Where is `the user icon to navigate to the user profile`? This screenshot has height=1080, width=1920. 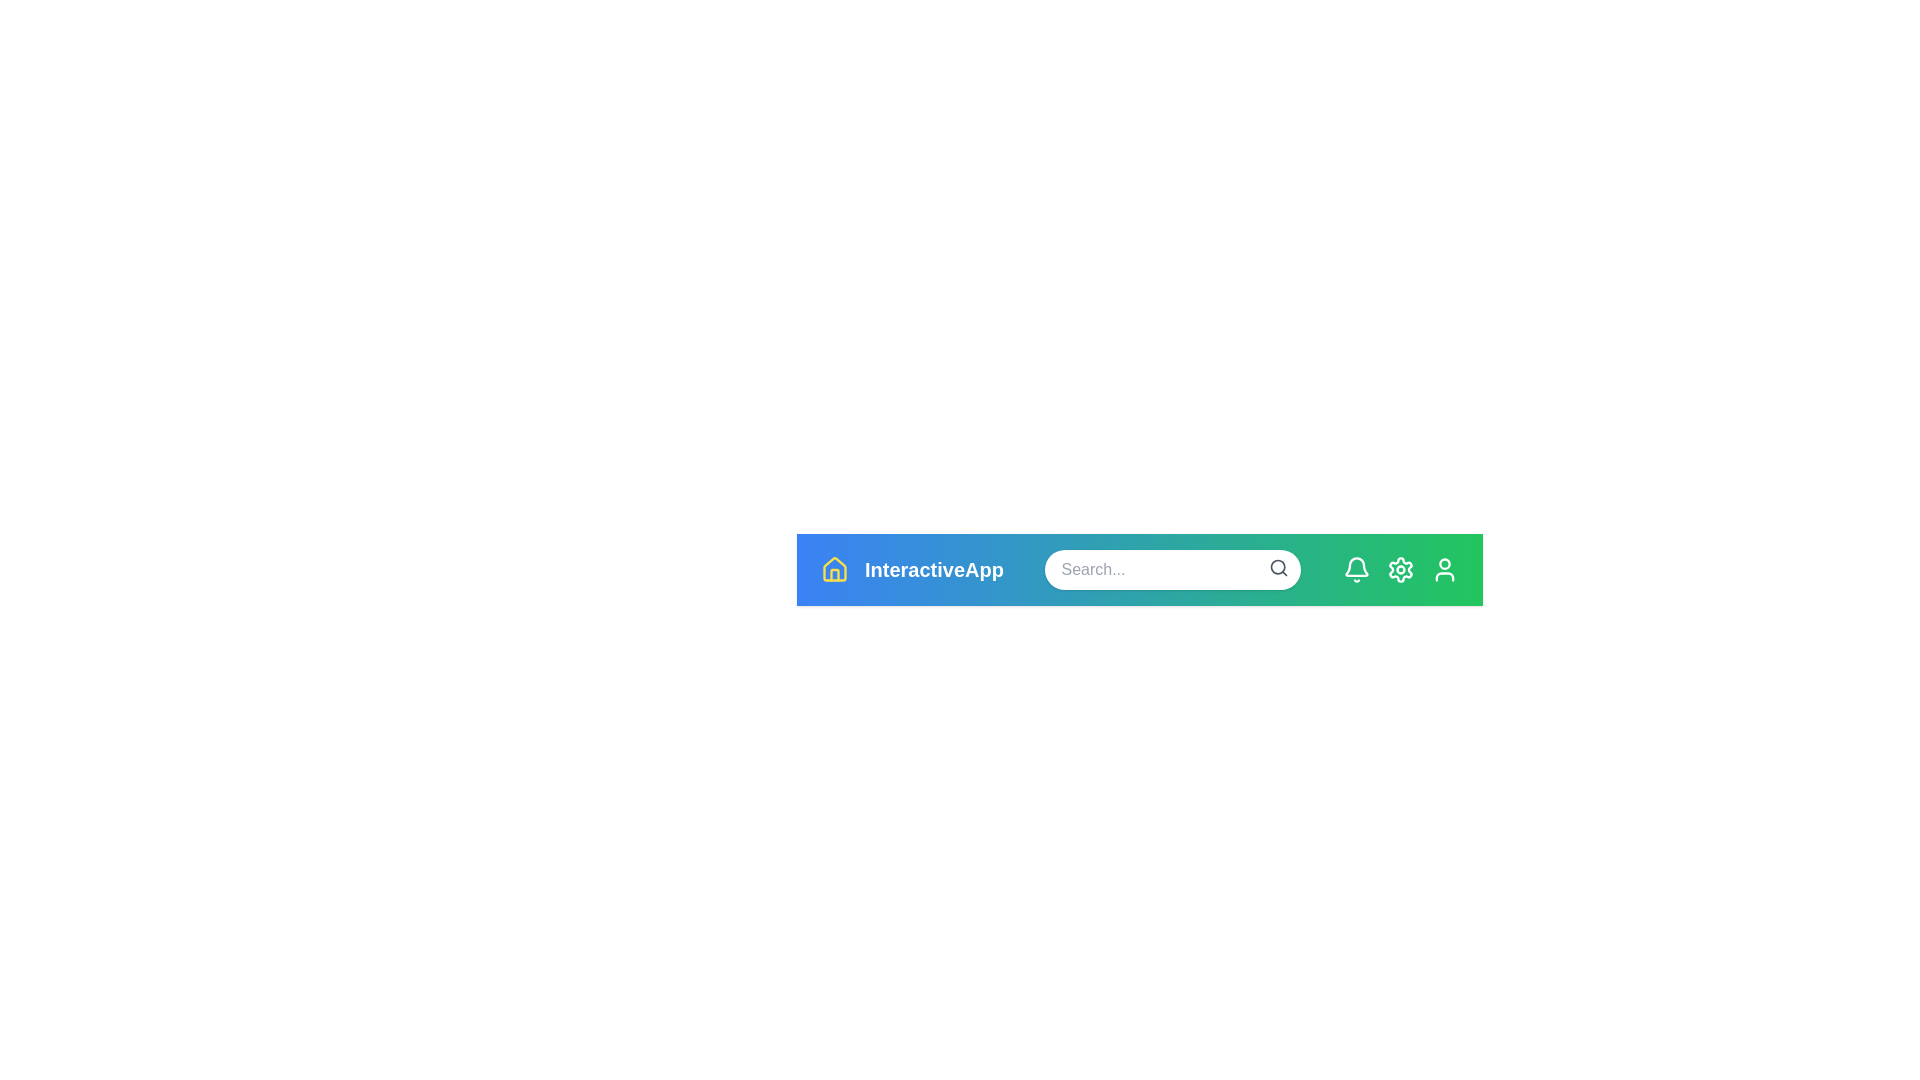
the user icon to navigate to the user profile is located at coordinates (1444, 570).